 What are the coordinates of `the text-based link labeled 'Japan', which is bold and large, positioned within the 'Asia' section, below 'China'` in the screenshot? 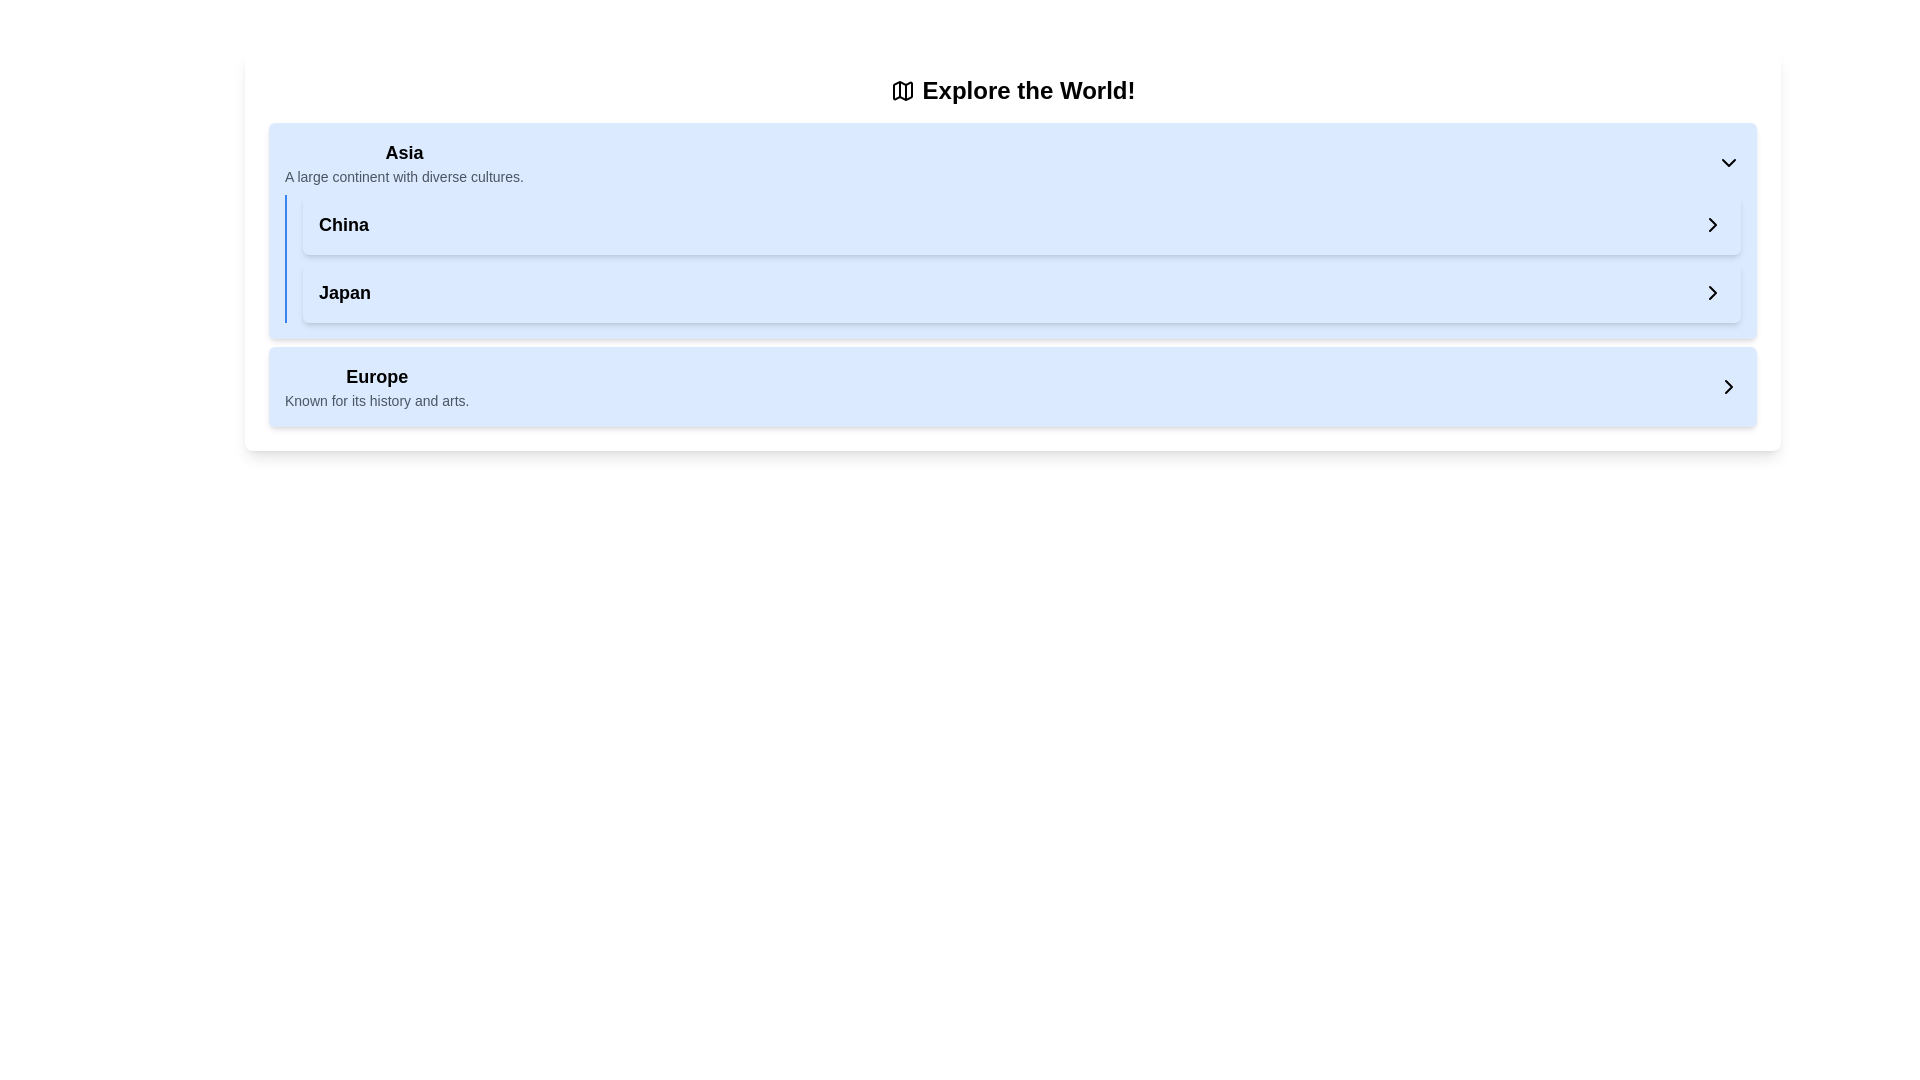 It's located at (345, 293).